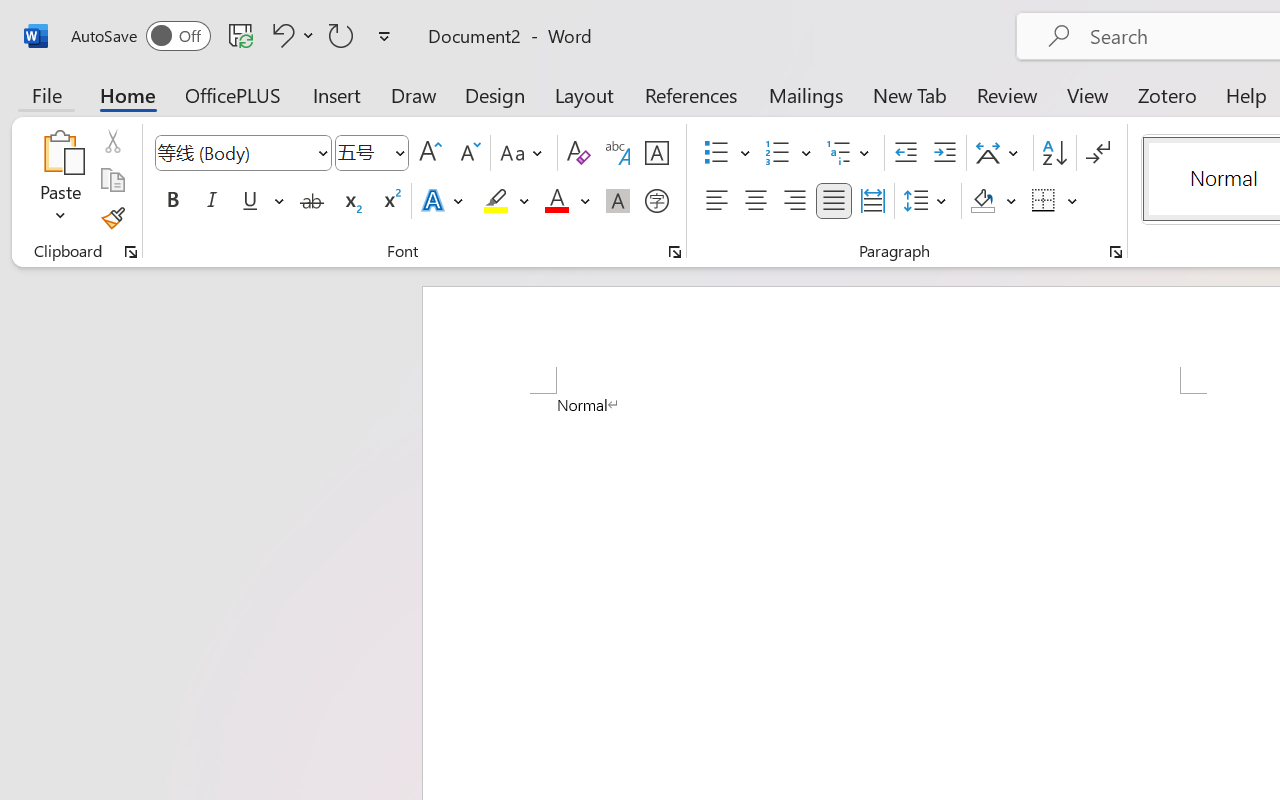 Image resolution: width=1280 pixels, height=800 pixels. Describe the element at coordinates (341, 34) in the screenshot. I see `'Repeat Doc Close'` at that location.